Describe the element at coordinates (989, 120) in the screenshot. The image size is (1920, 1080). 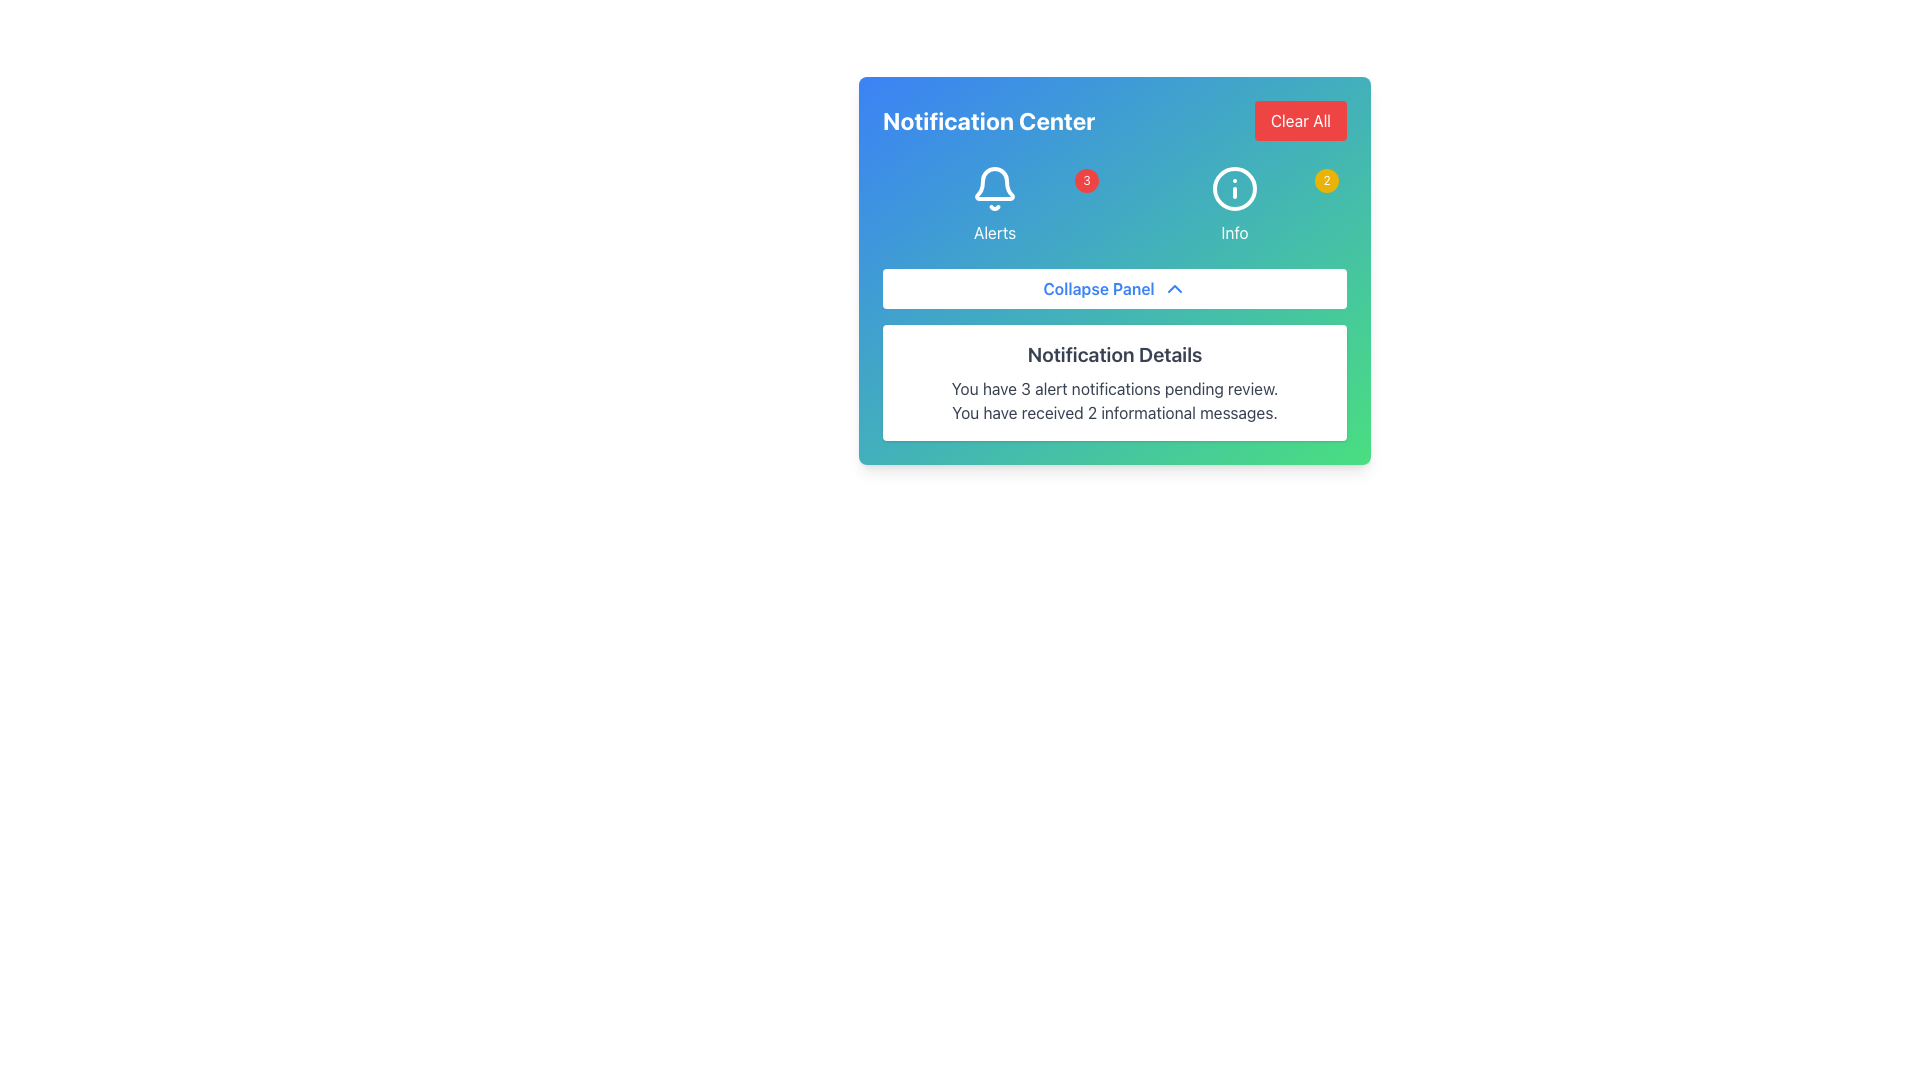
I see `text of the Heading located at the top left of the notification panel, which serves as the title and provides context to the user` at that location.